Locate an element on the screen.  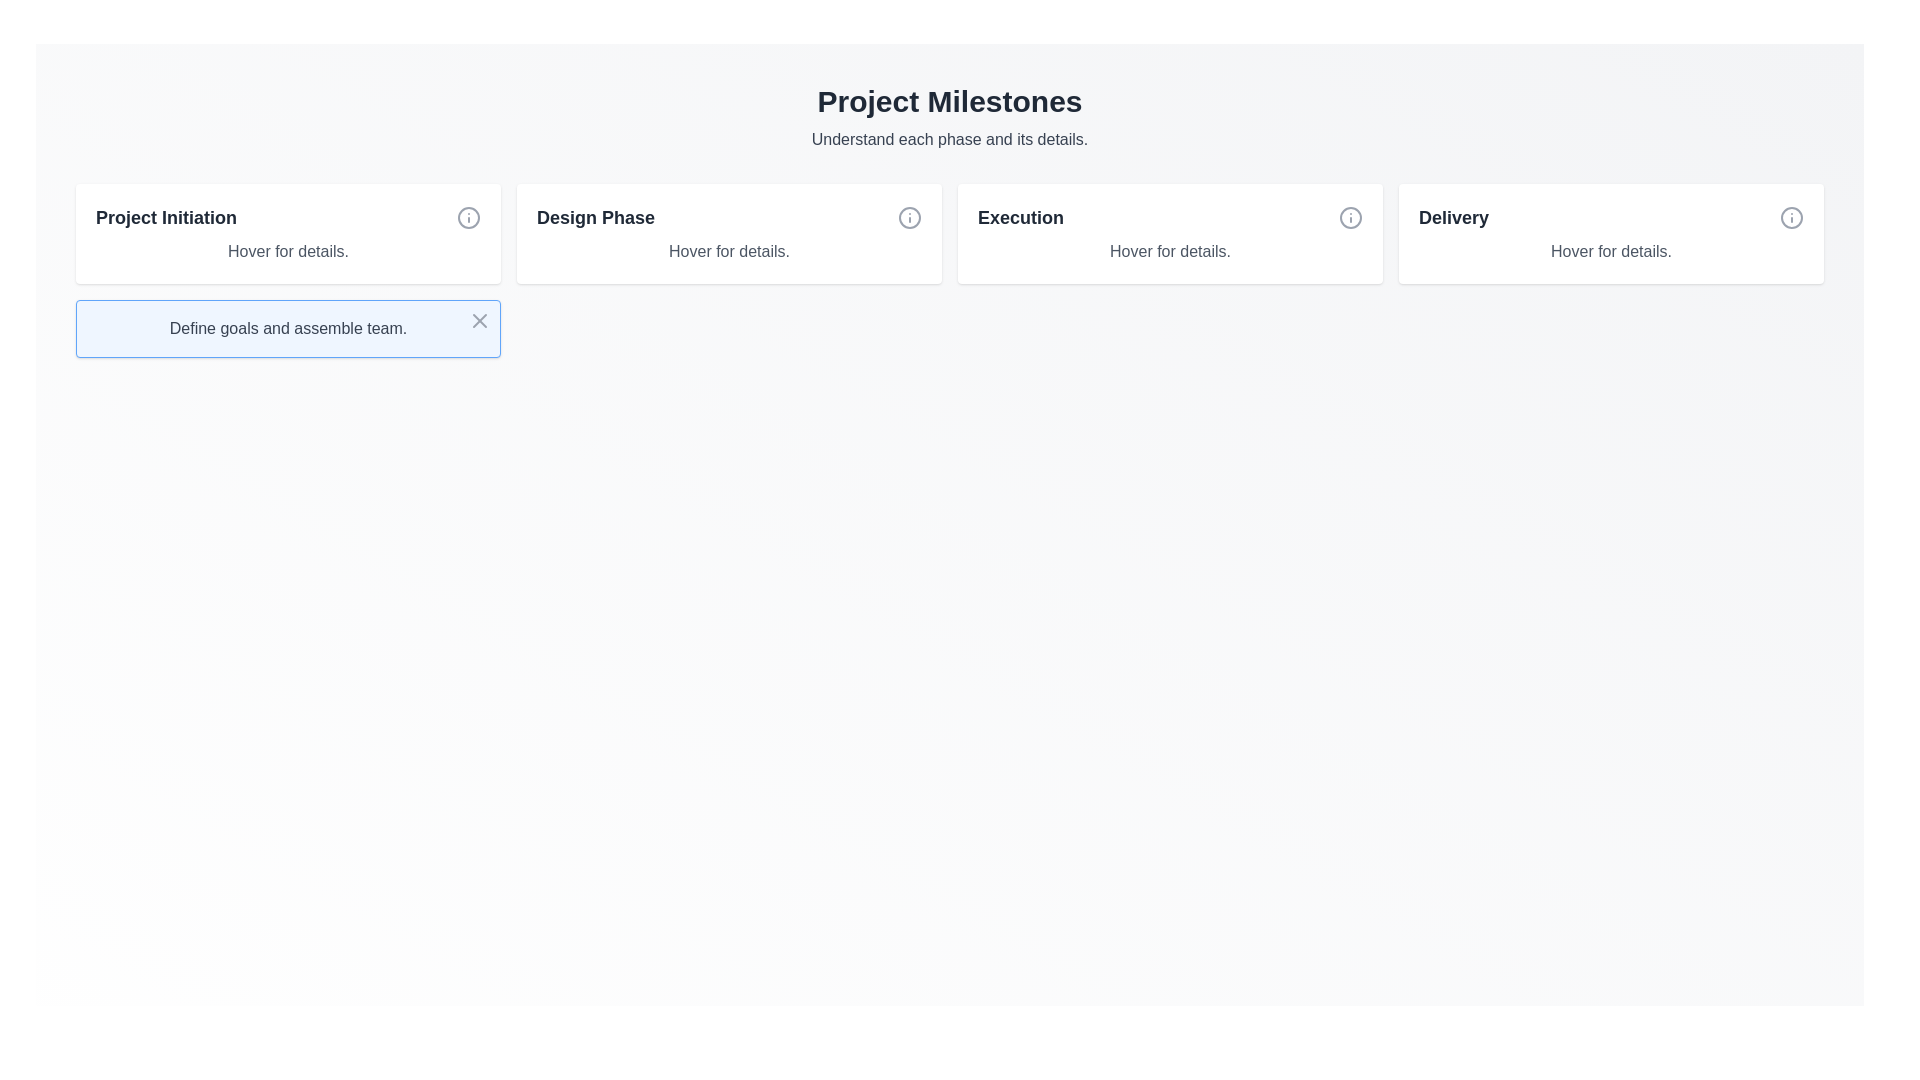
the 'X' icon button located in the bottom right corner of the 'Define goals and assemble team' section, which is designed to serve as a closing control is located at coordinates (480, 319).